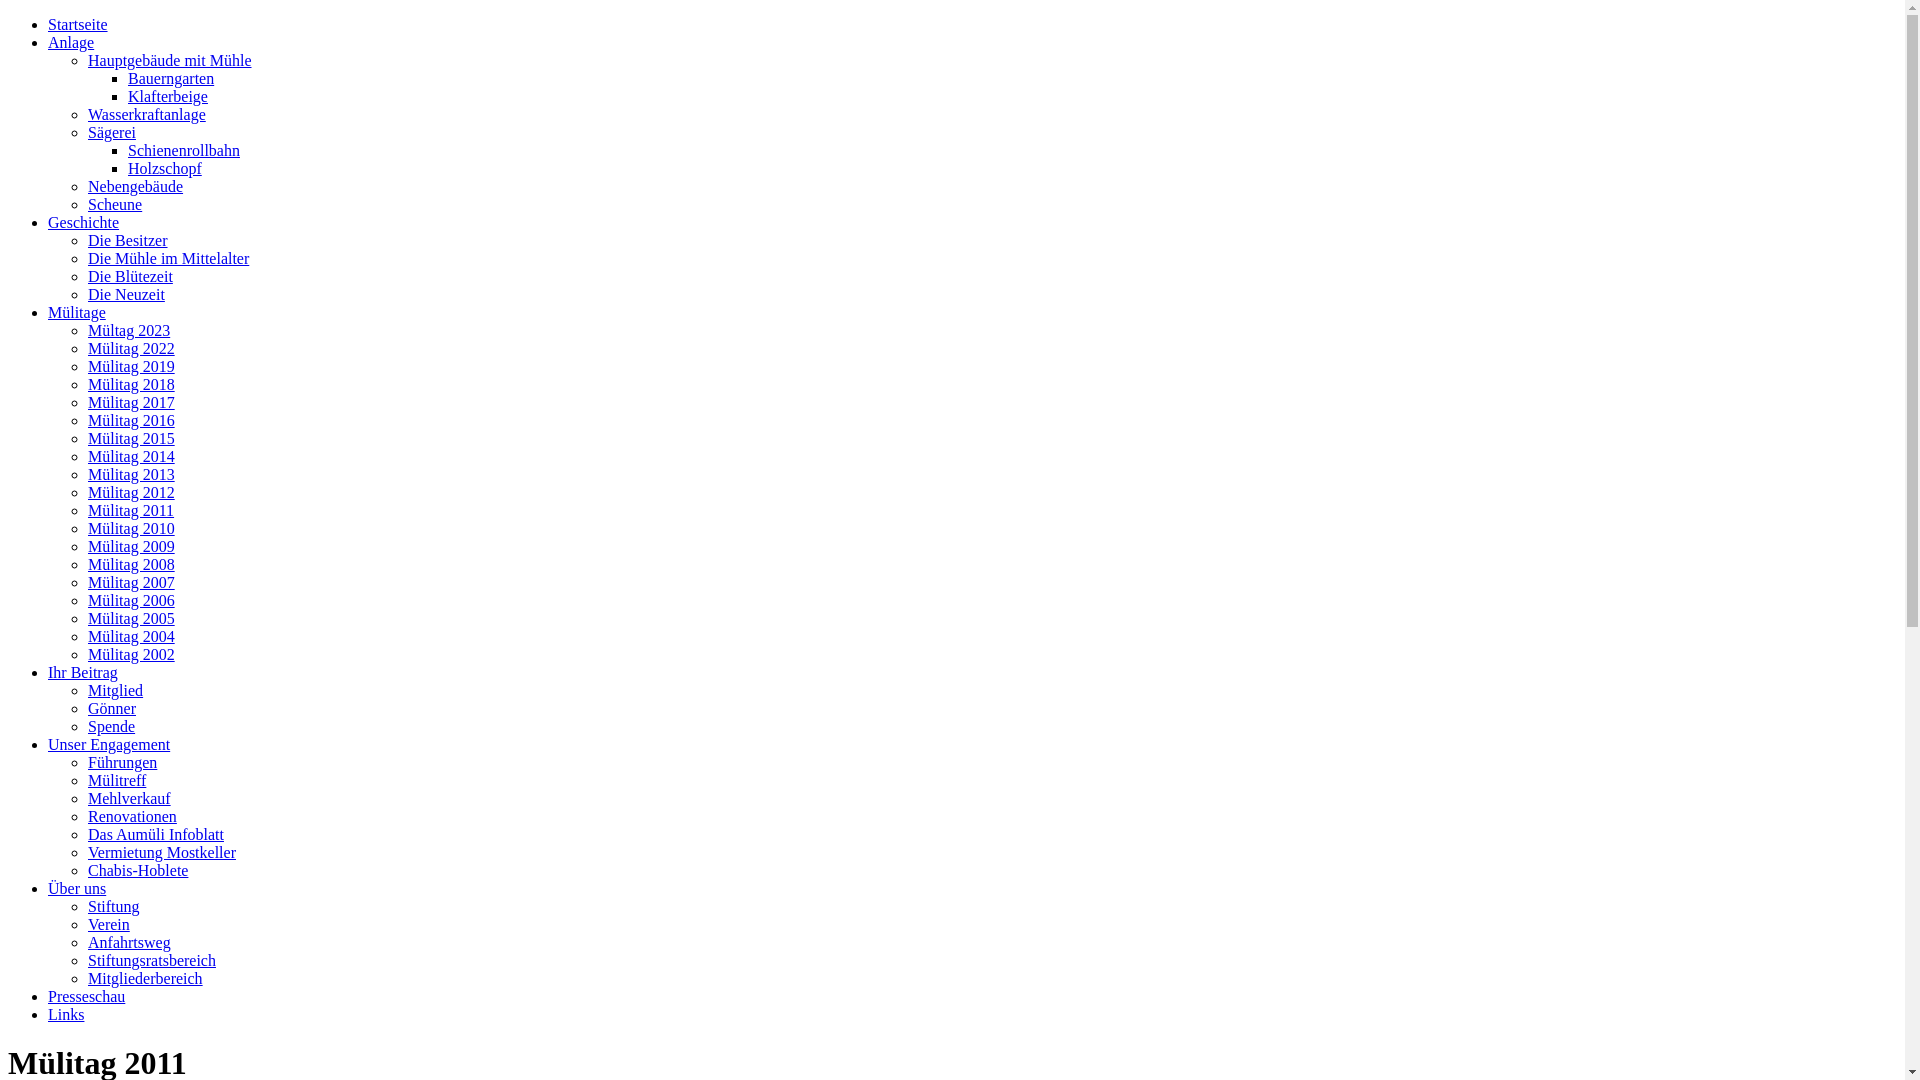 The height and width of the screenshot is (1080, 1920). I want to click on 'Wasserkraftanlage', so click(146, 114).